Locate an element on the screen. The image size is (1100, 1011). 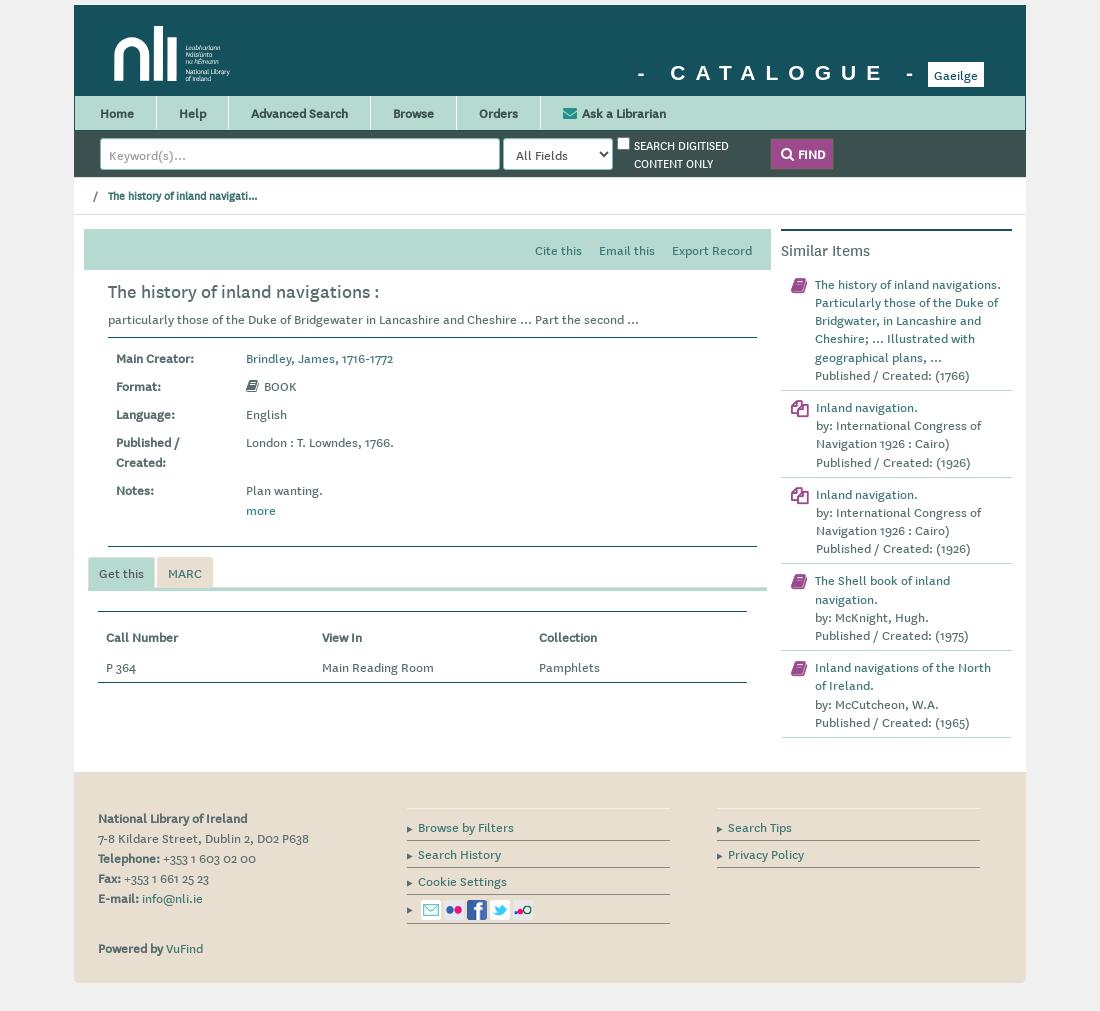
'VuFind' is located at coordinates (183, 946).